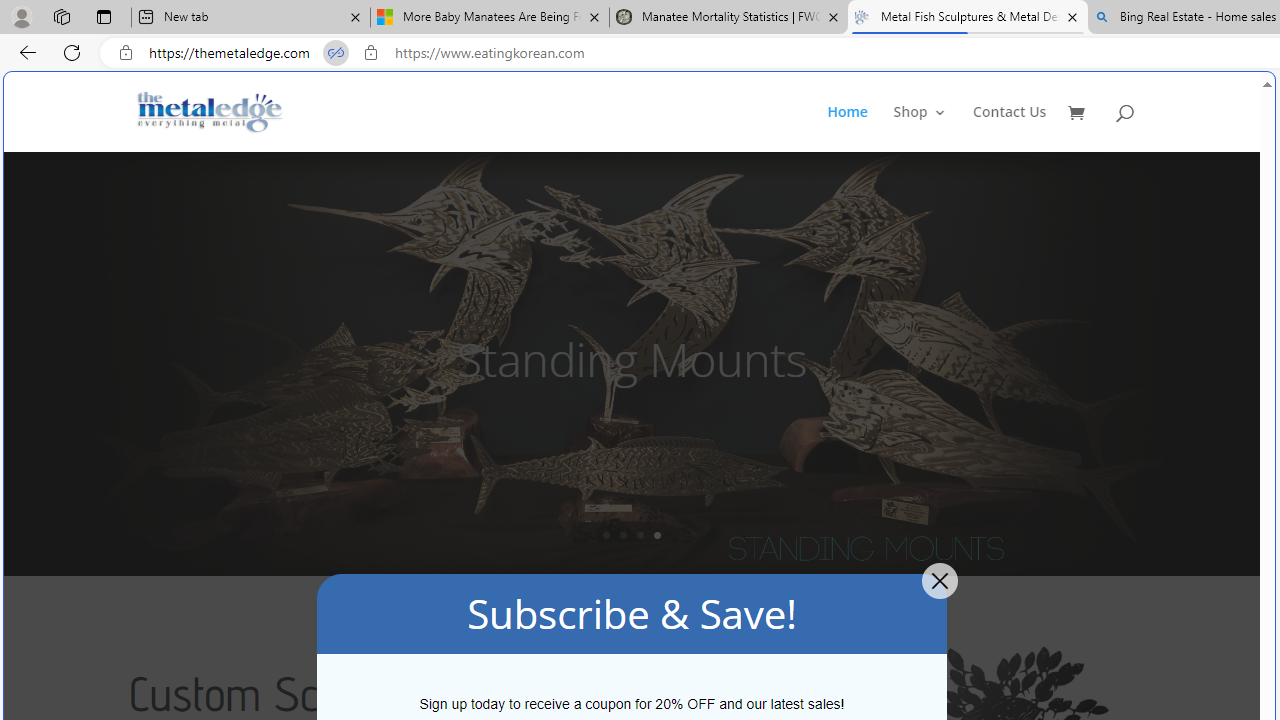  I want to click on '4', so click(657, 534).